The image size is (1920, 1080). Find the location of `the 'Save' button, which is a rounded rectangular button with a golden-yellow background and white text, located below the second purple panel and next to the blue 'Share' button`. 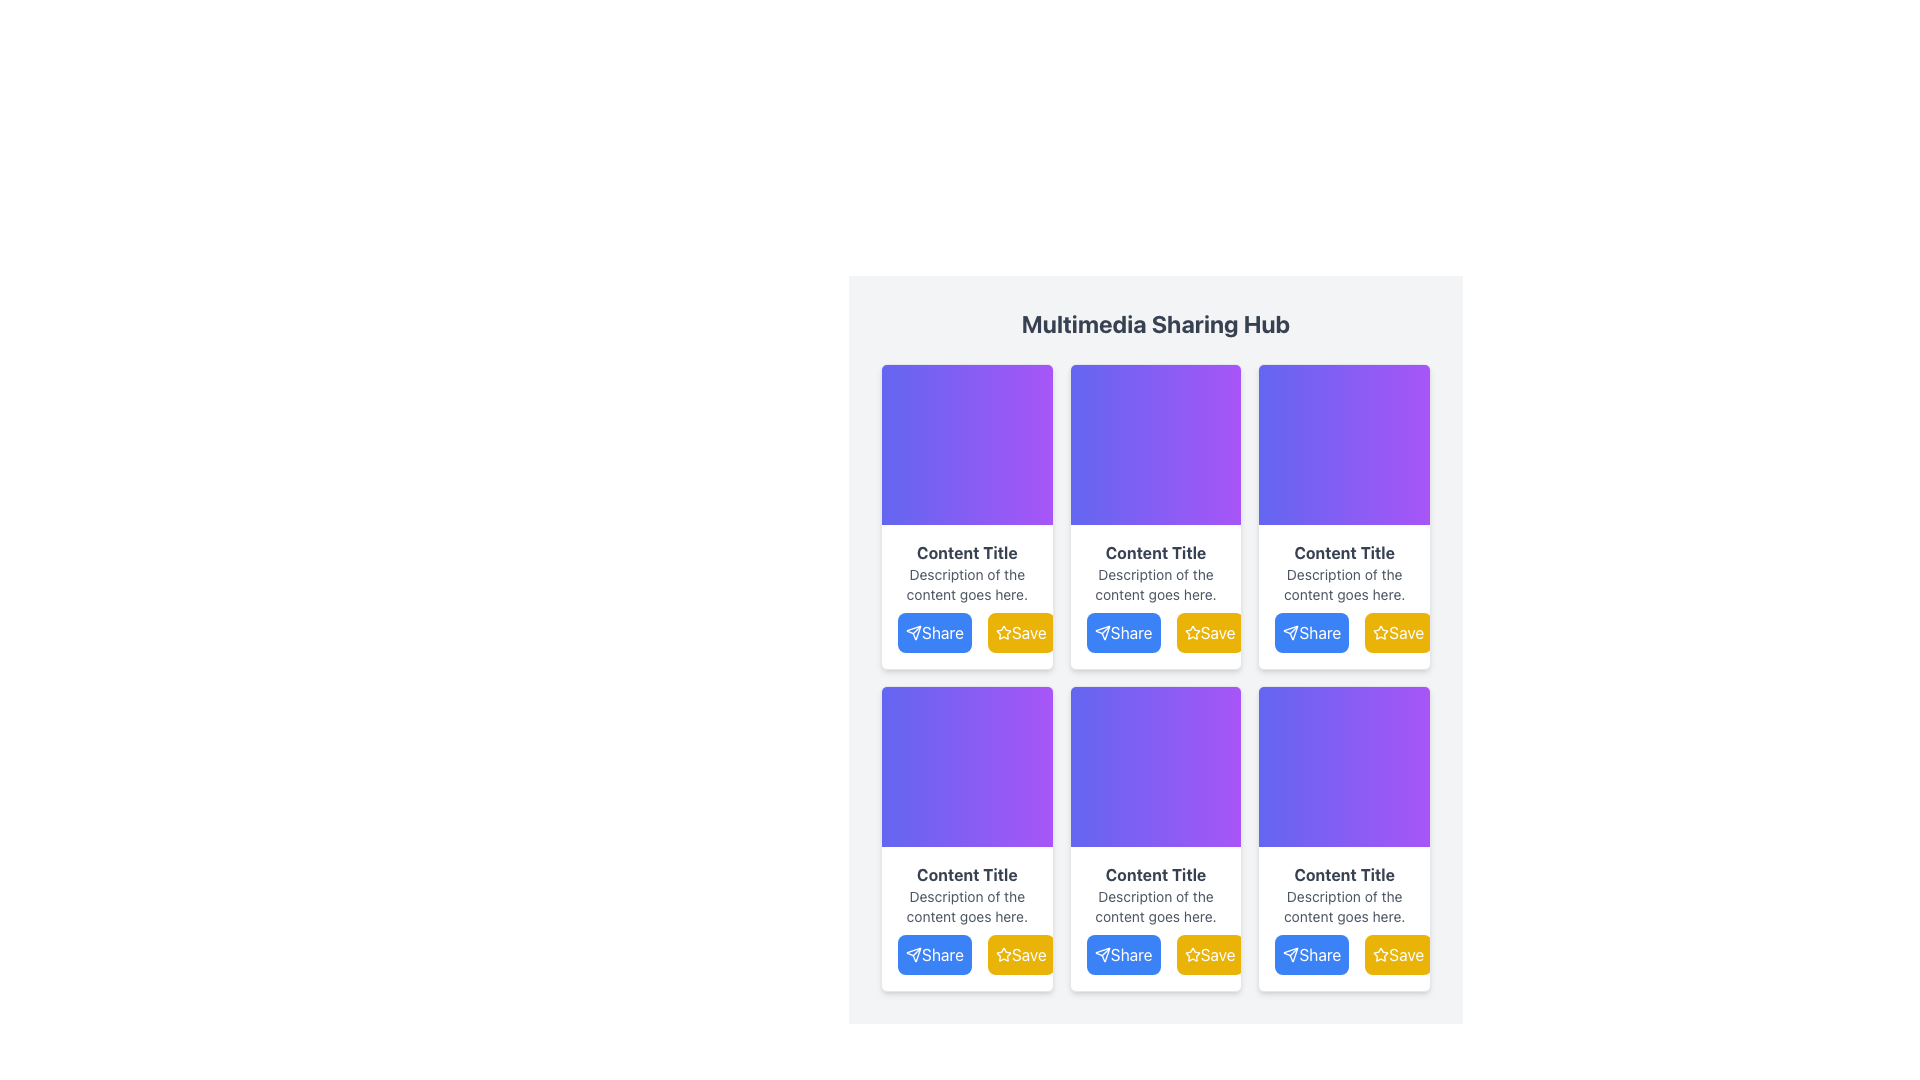

the 'Save' button, which is a rounded rectangular button with a golden-yellow background and white text, located below the second purple panel and next to the blue 'Share' button is located at coordinates (1021, 632).